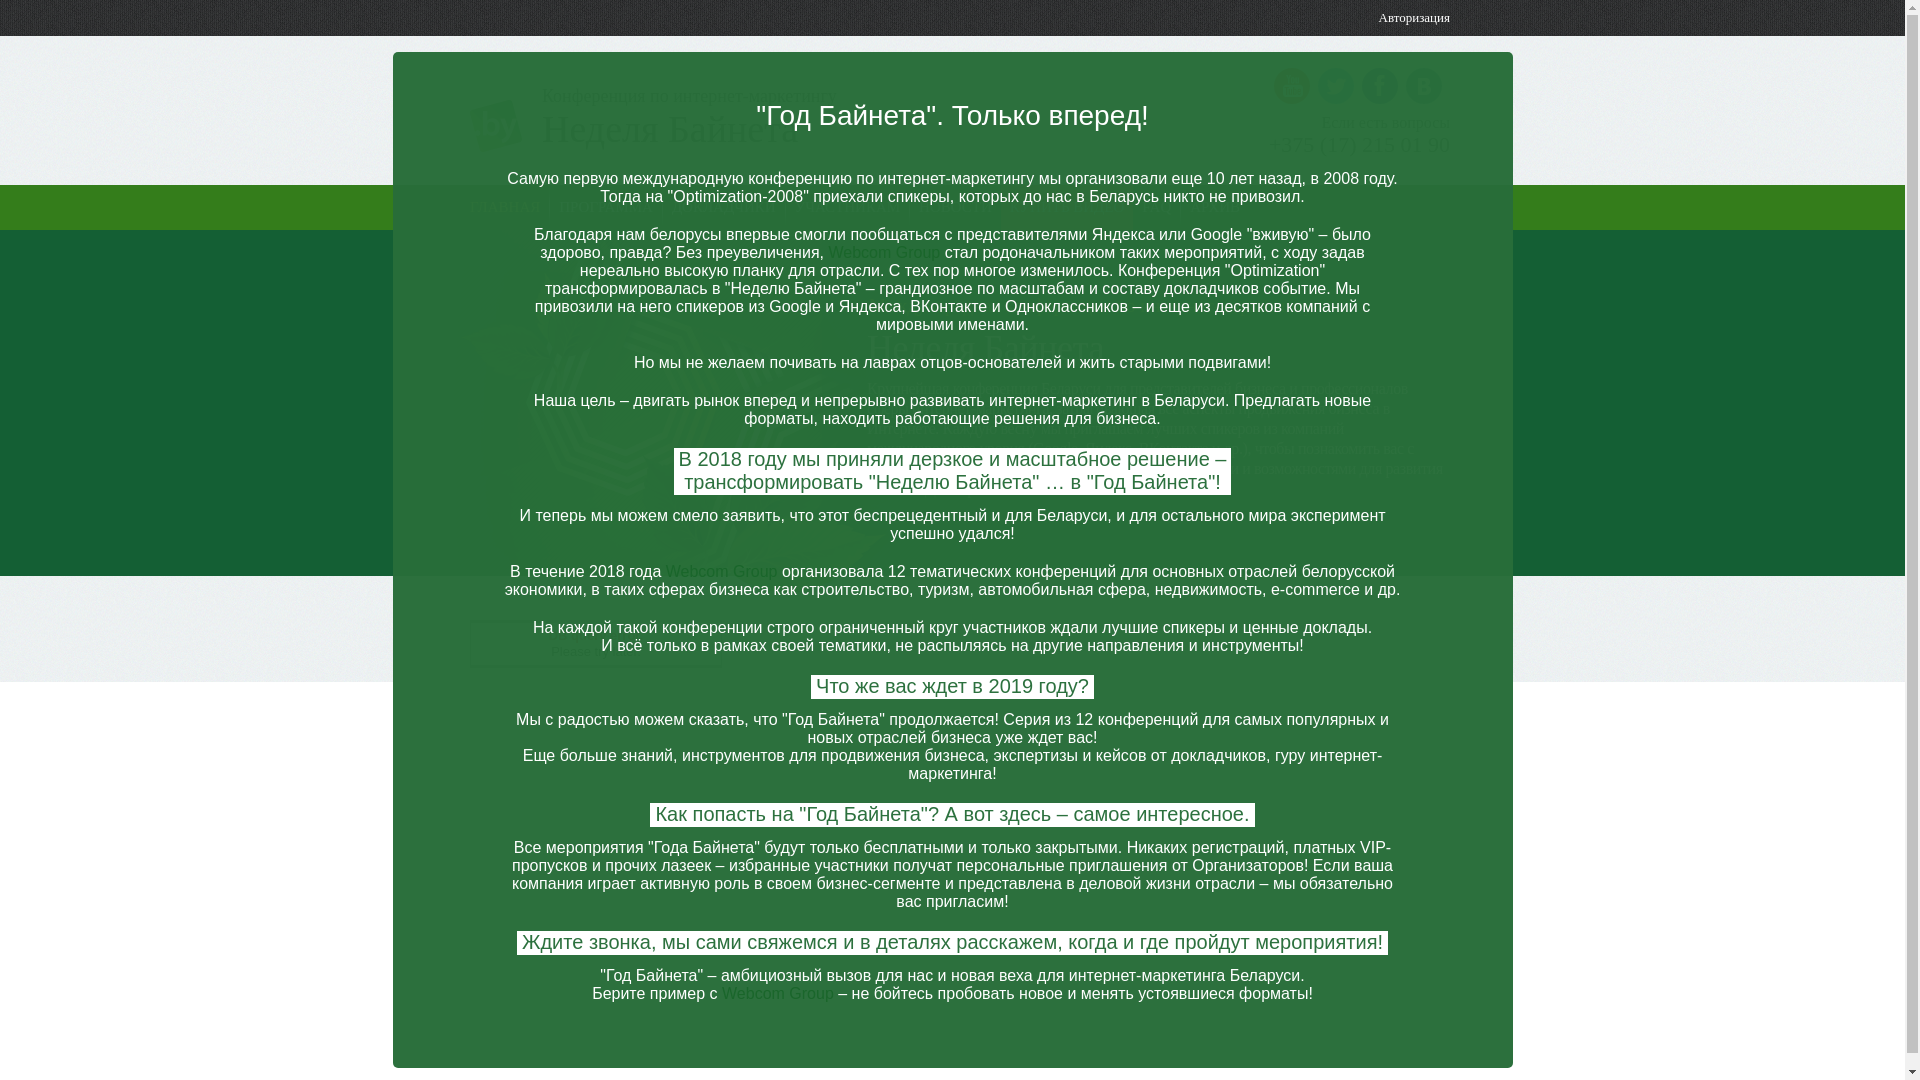 The height and width of the screenshot is (1080, 1920). I want to click on 'Webcom Group', so click(882, 251).